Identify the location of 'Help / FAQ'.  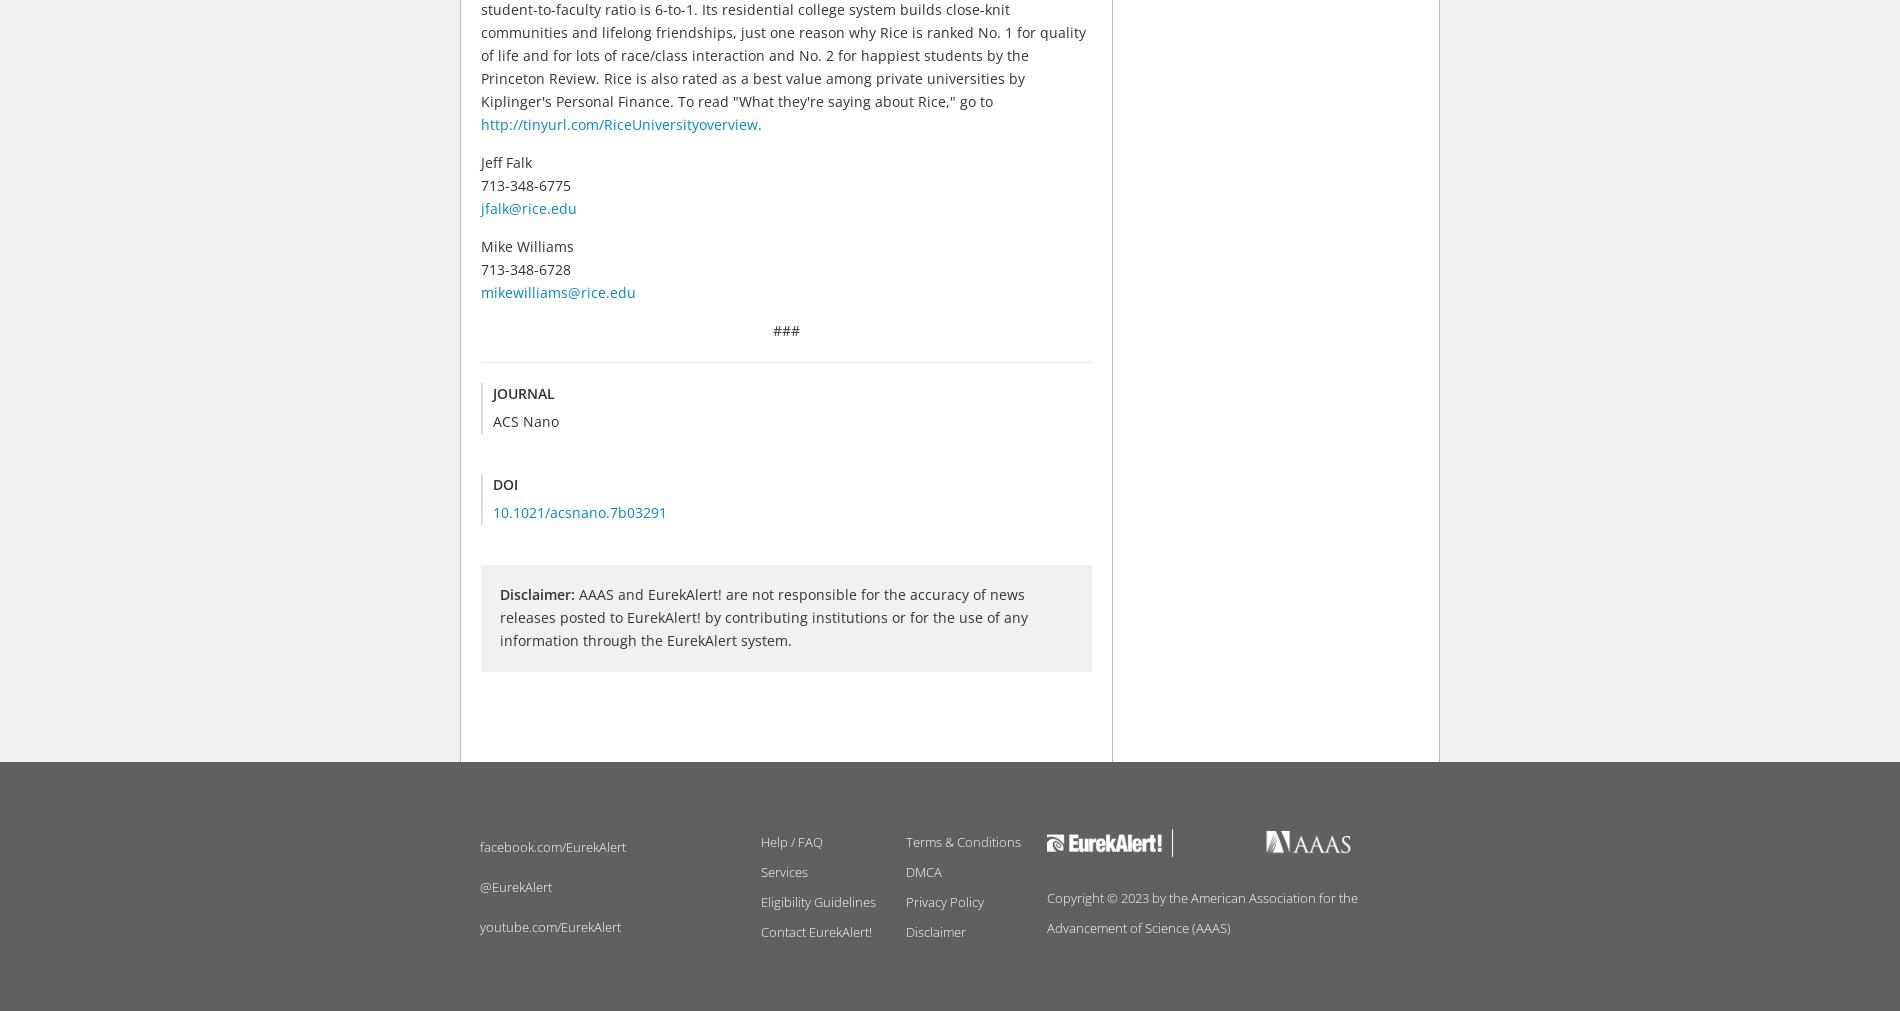
(789, 839).